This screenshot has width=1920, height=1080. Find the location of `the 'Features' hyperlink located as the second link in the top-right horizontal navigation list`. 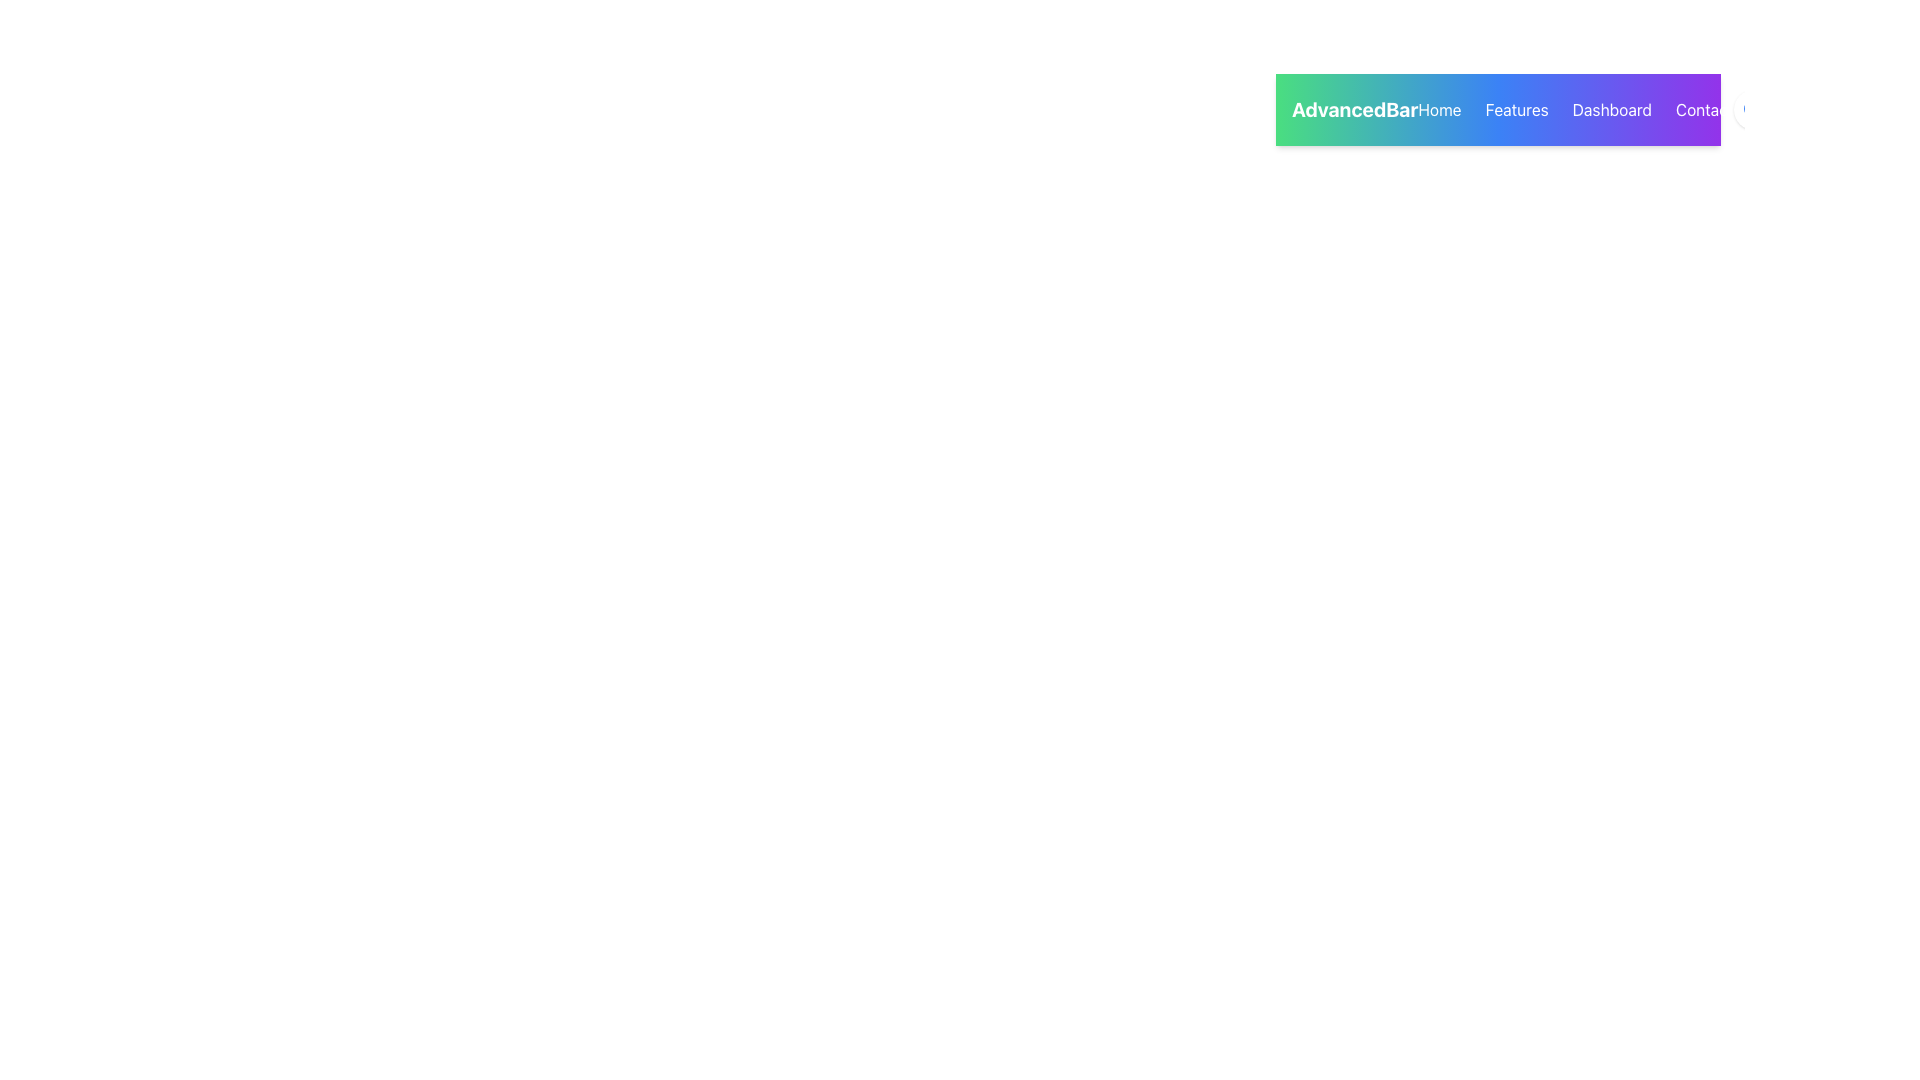

the 'Features' hyperlink located as the second link in the top-right horizontal navigation list is located at coordinates (1516, 110).